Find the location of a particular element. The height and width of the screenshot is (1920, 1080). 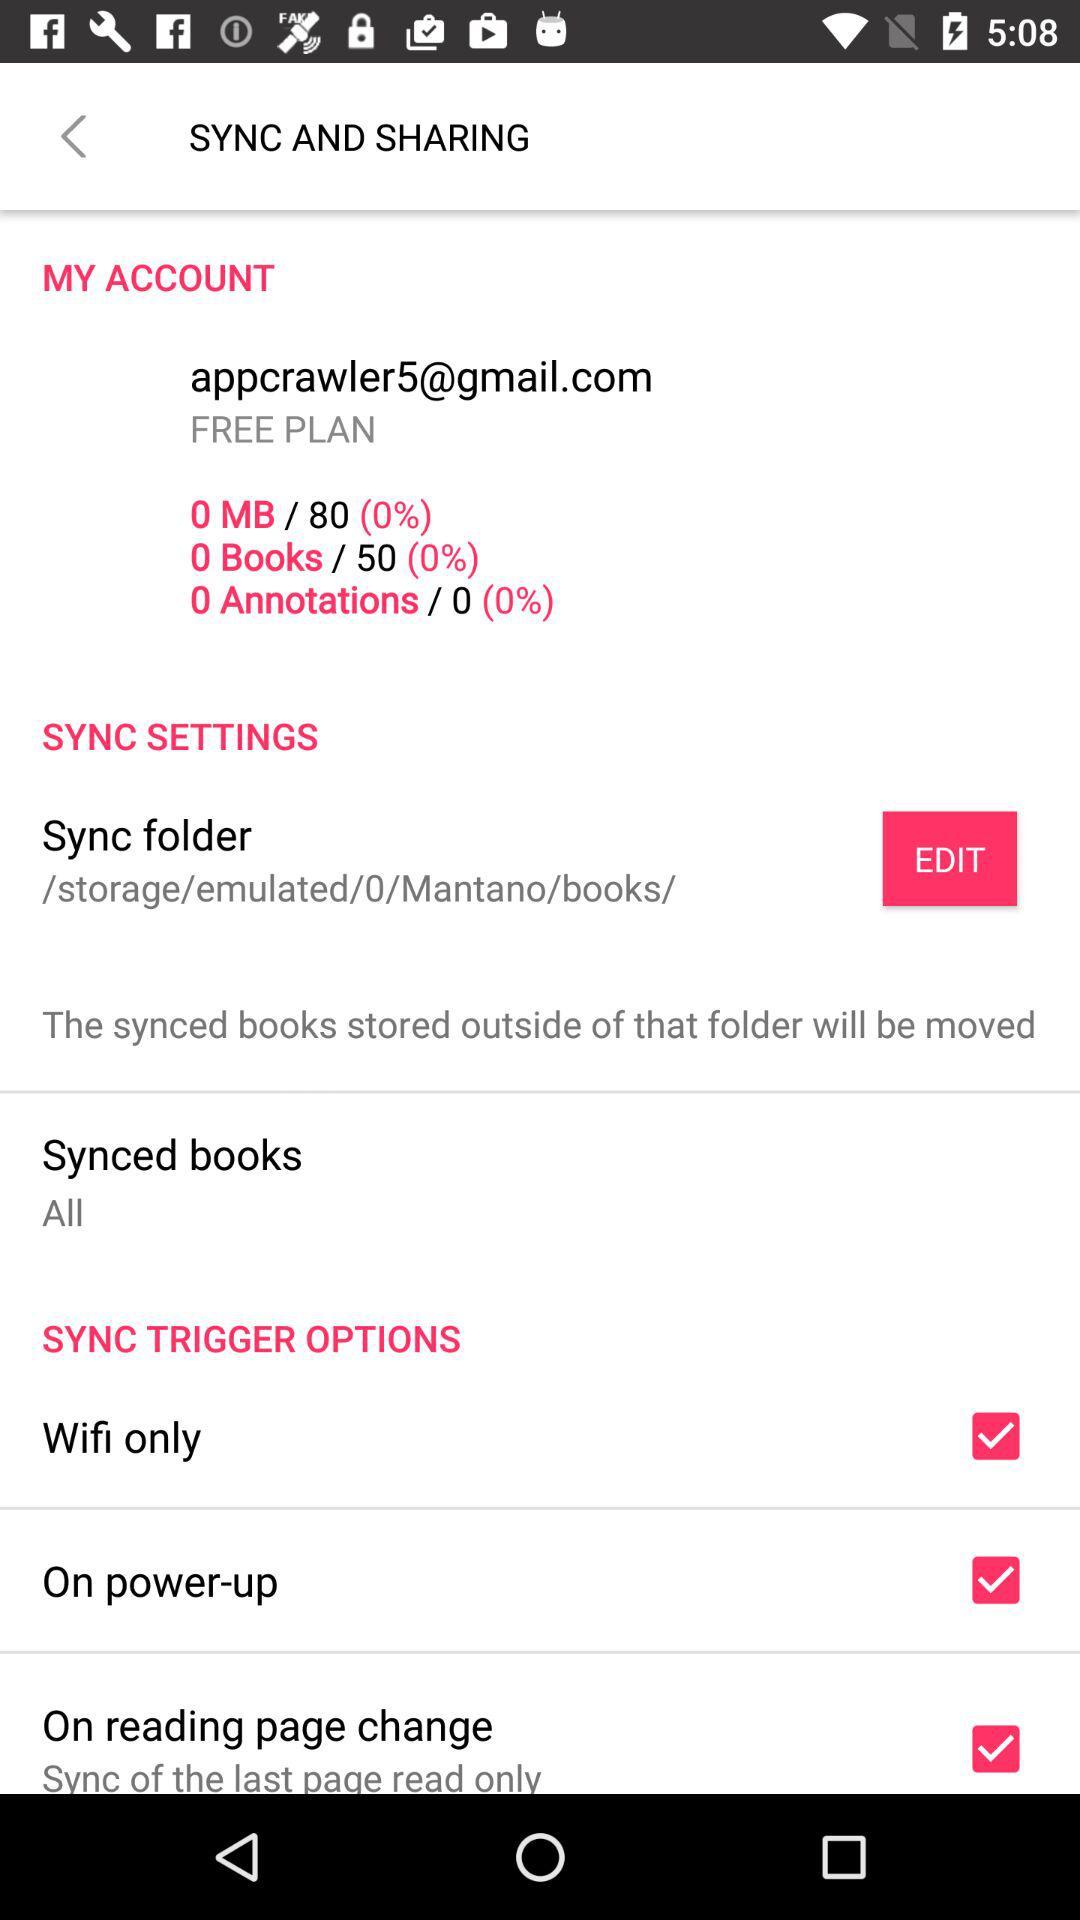

the appcrawler5@gmail.com is located at coordinates (420, 374).